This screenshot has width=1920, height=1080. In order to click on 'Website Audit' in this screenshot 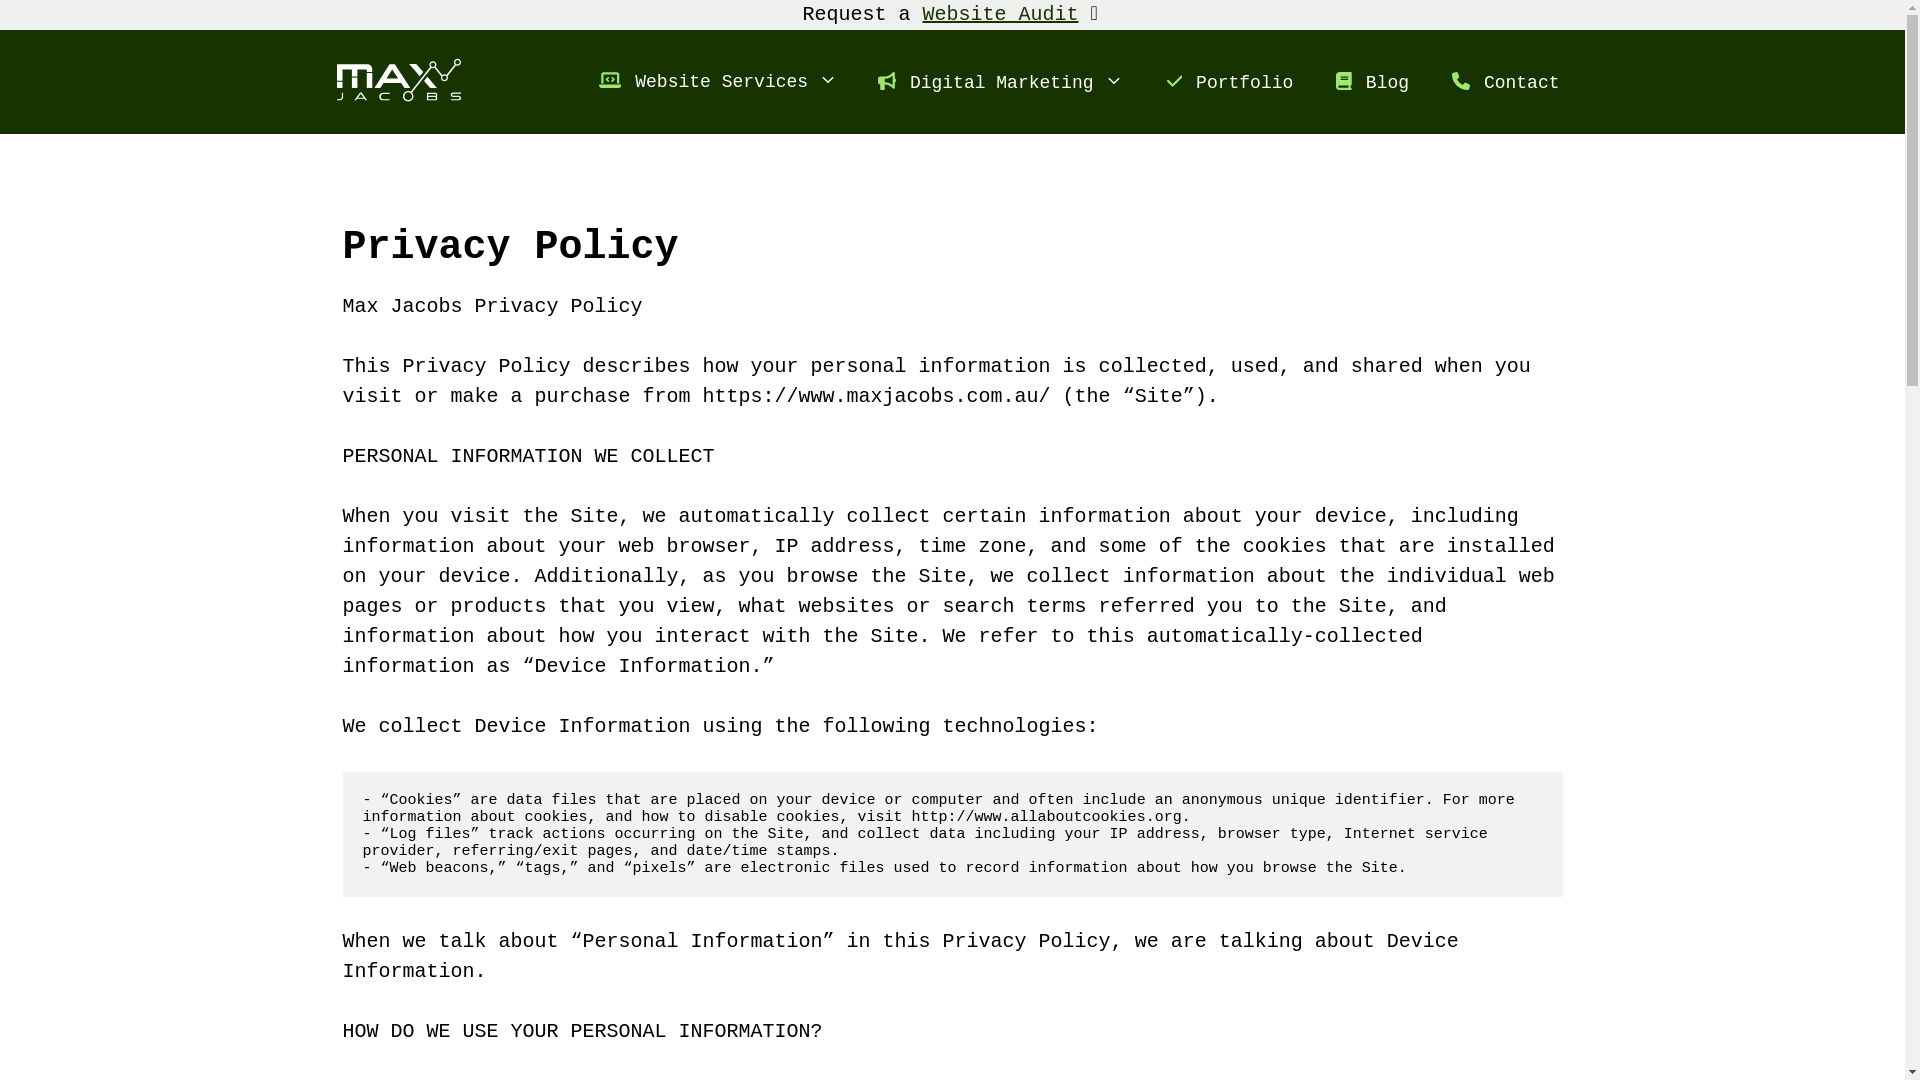, I will do `click(999, 14)`.